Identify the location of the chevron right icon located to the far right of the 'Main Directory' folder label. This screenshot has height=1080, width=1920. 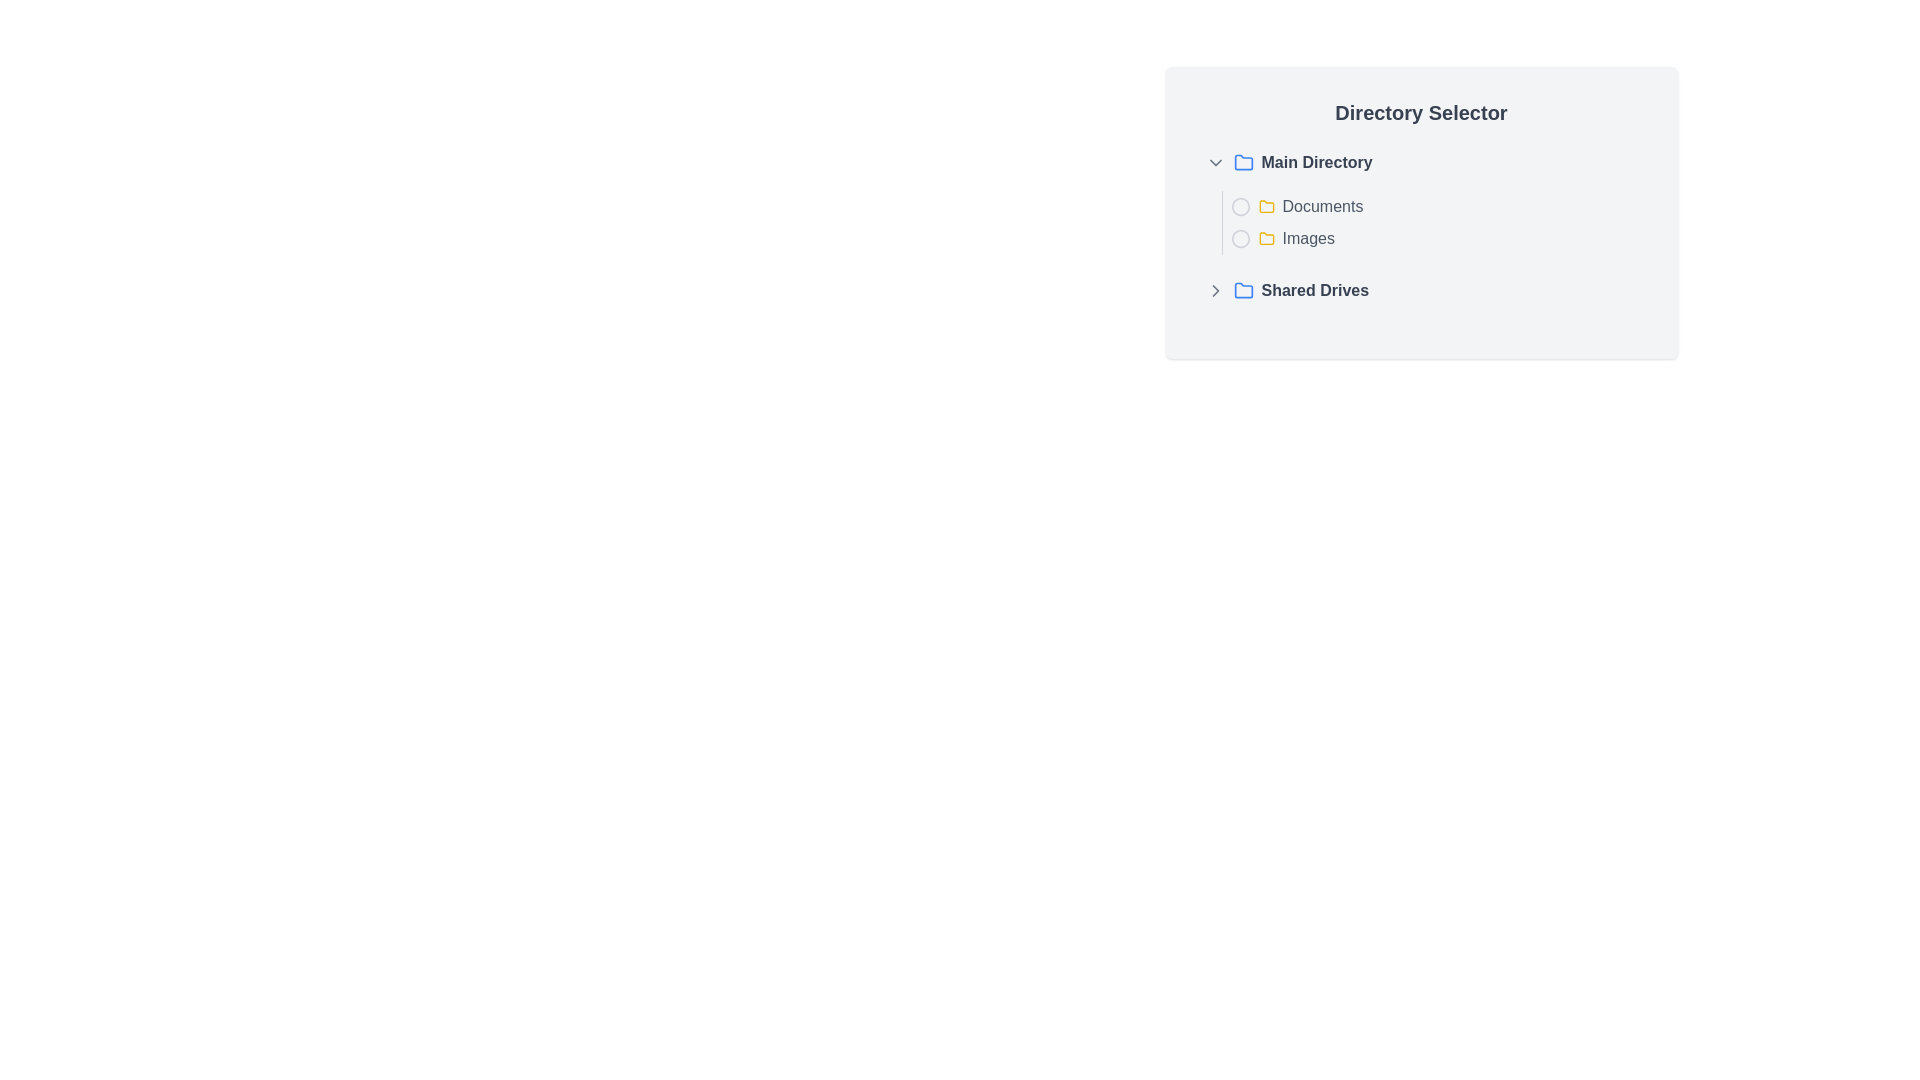
(1214, 290).